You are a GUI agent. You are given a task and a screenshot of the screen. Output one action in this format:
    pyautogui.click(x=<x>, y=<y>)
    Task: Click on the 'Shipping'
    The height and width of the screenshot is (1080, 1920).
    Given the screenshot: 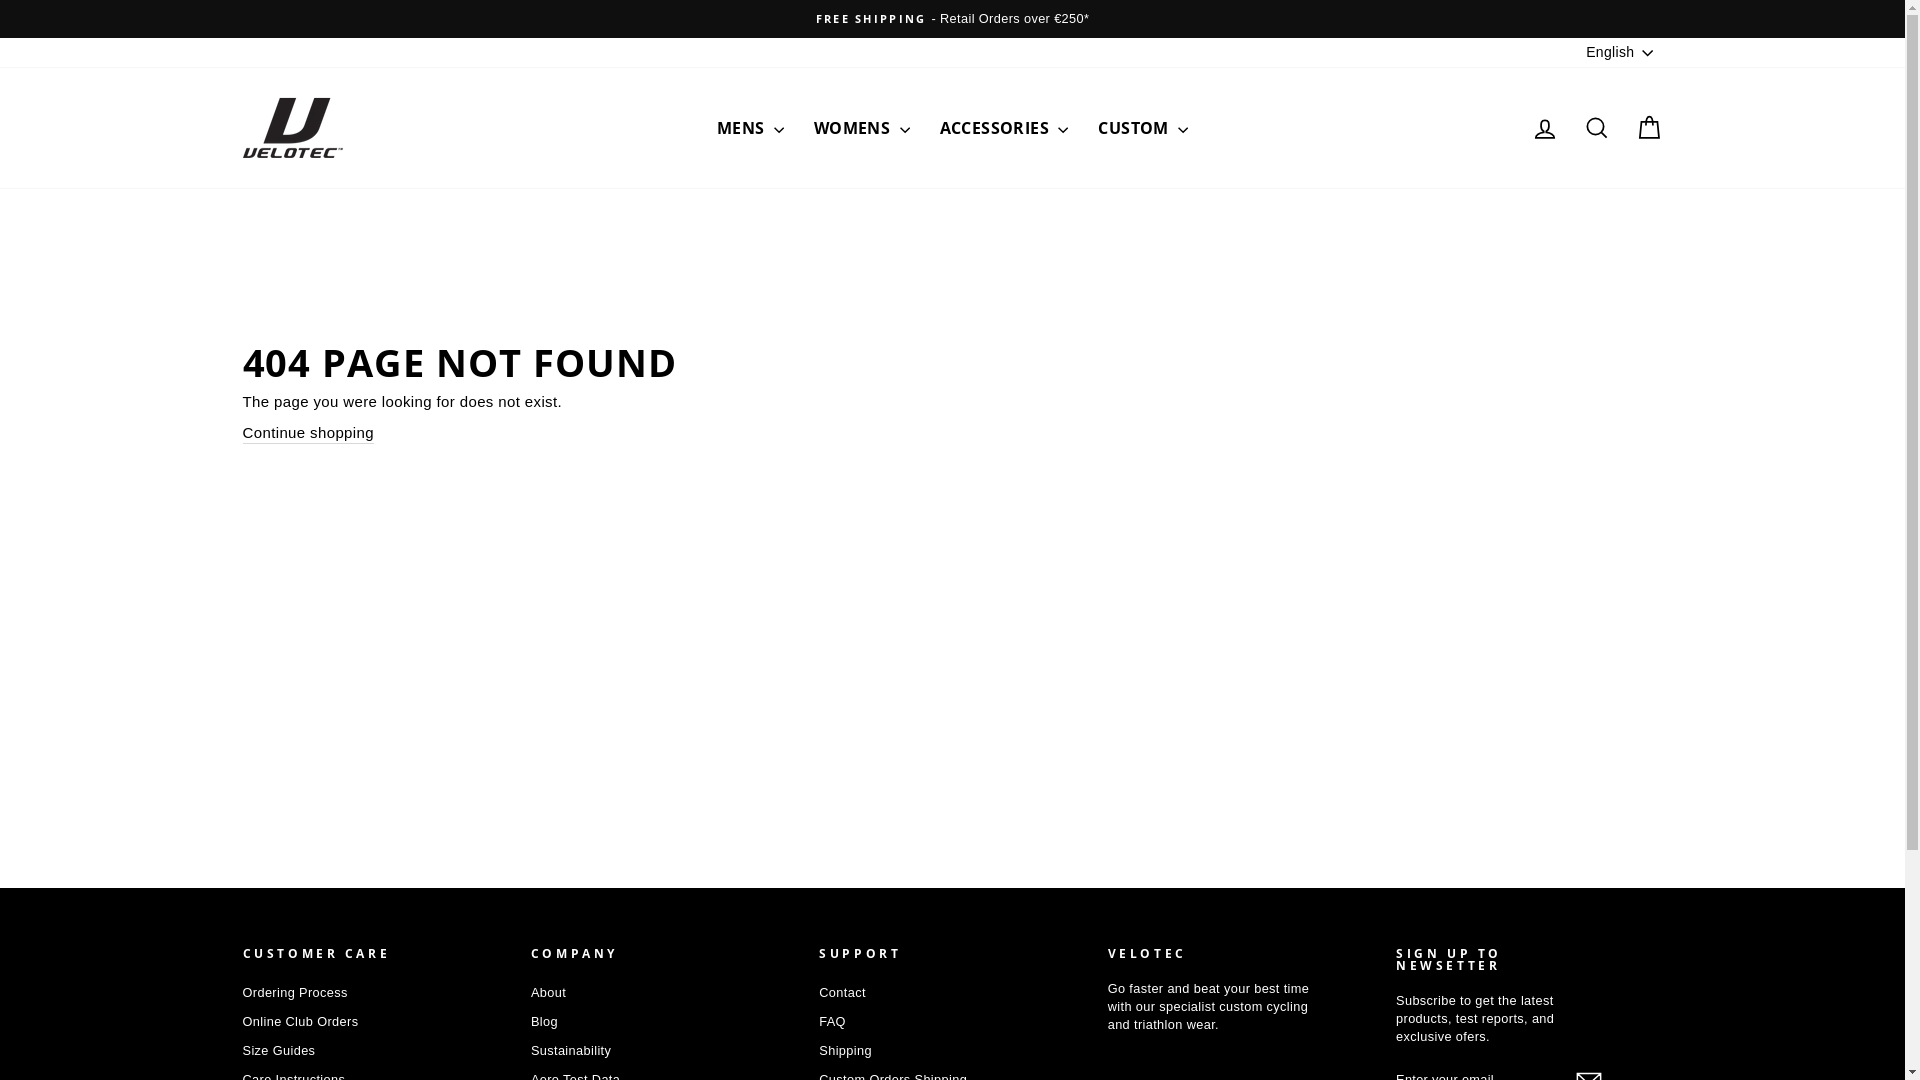 What is the action you would take?
    pyautogui.click(x=845, y=1049)
    